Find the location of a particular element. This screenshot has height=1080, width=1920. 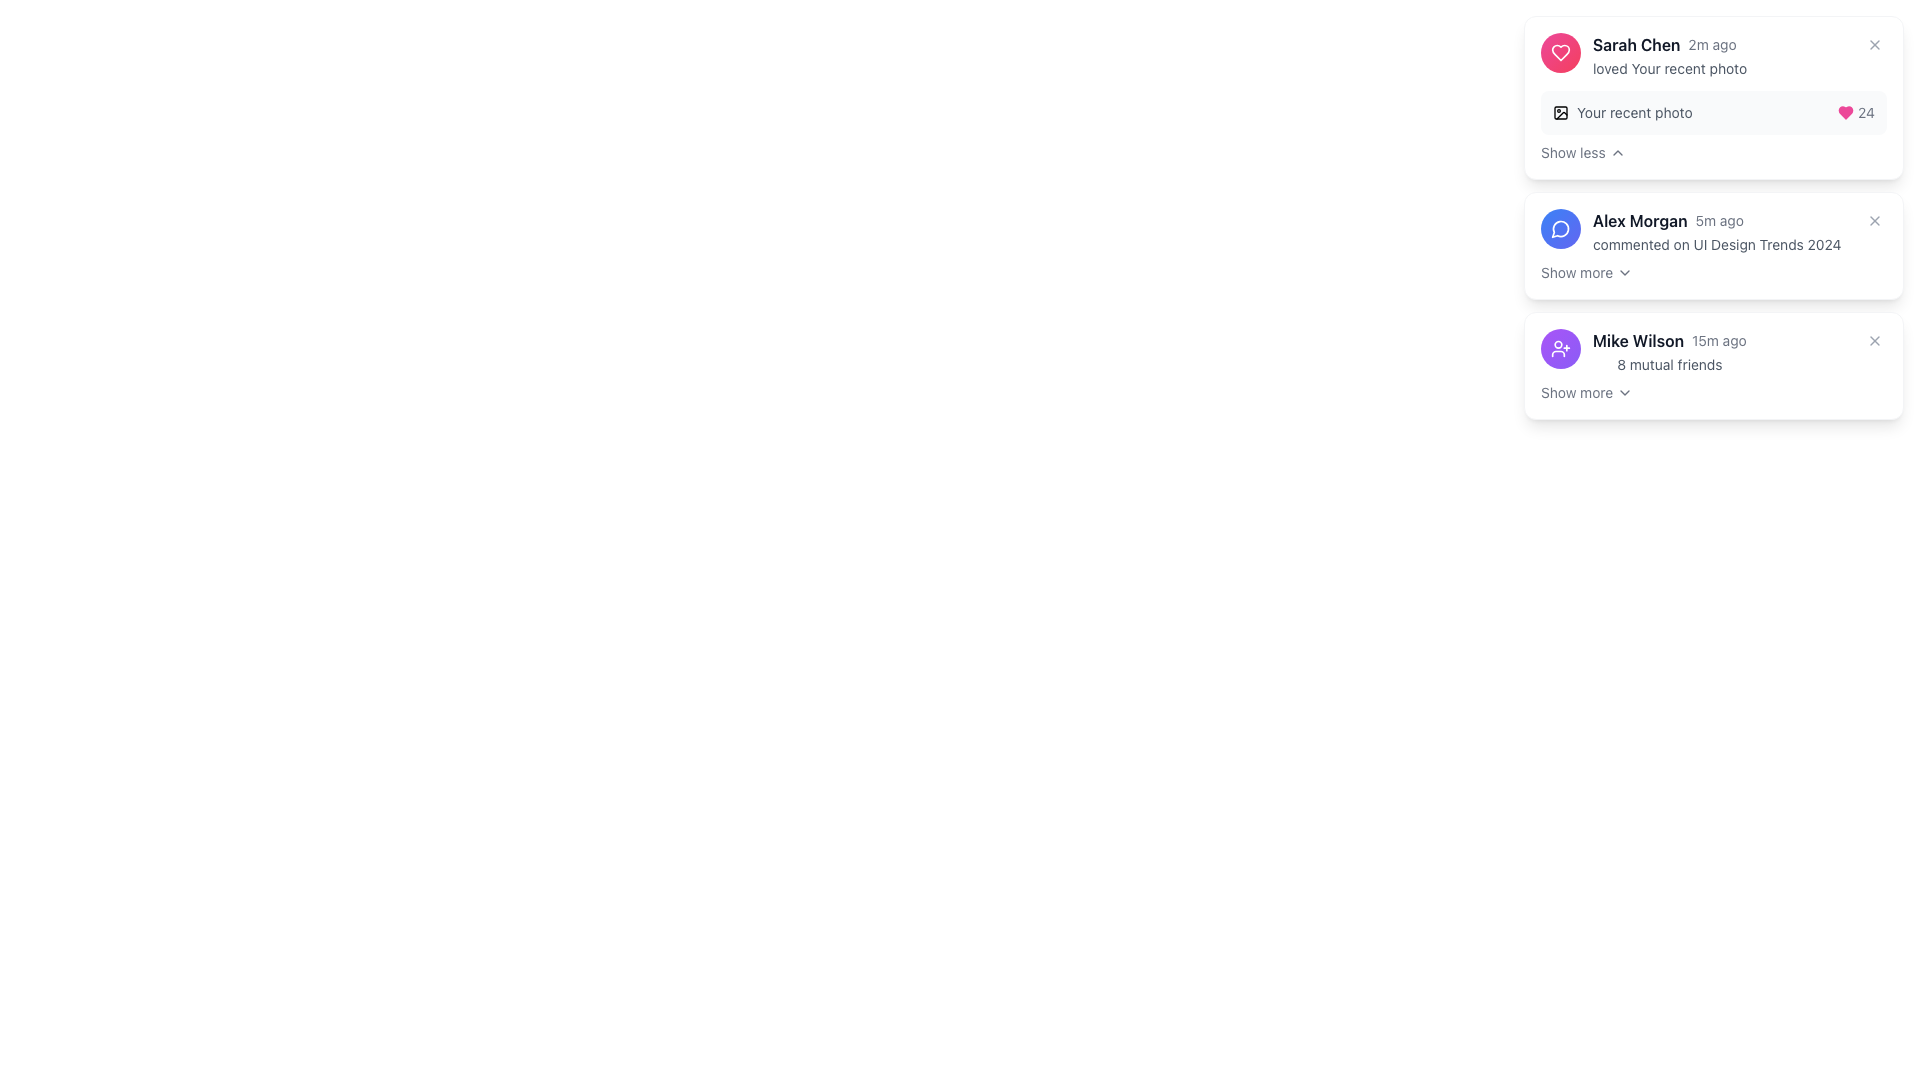

the text 'Your recent photo' in the Label with an icon that has a small gray photo icon, located near the top-left of the notification card for Sarah Chen is located at coordinates (1622, 112).